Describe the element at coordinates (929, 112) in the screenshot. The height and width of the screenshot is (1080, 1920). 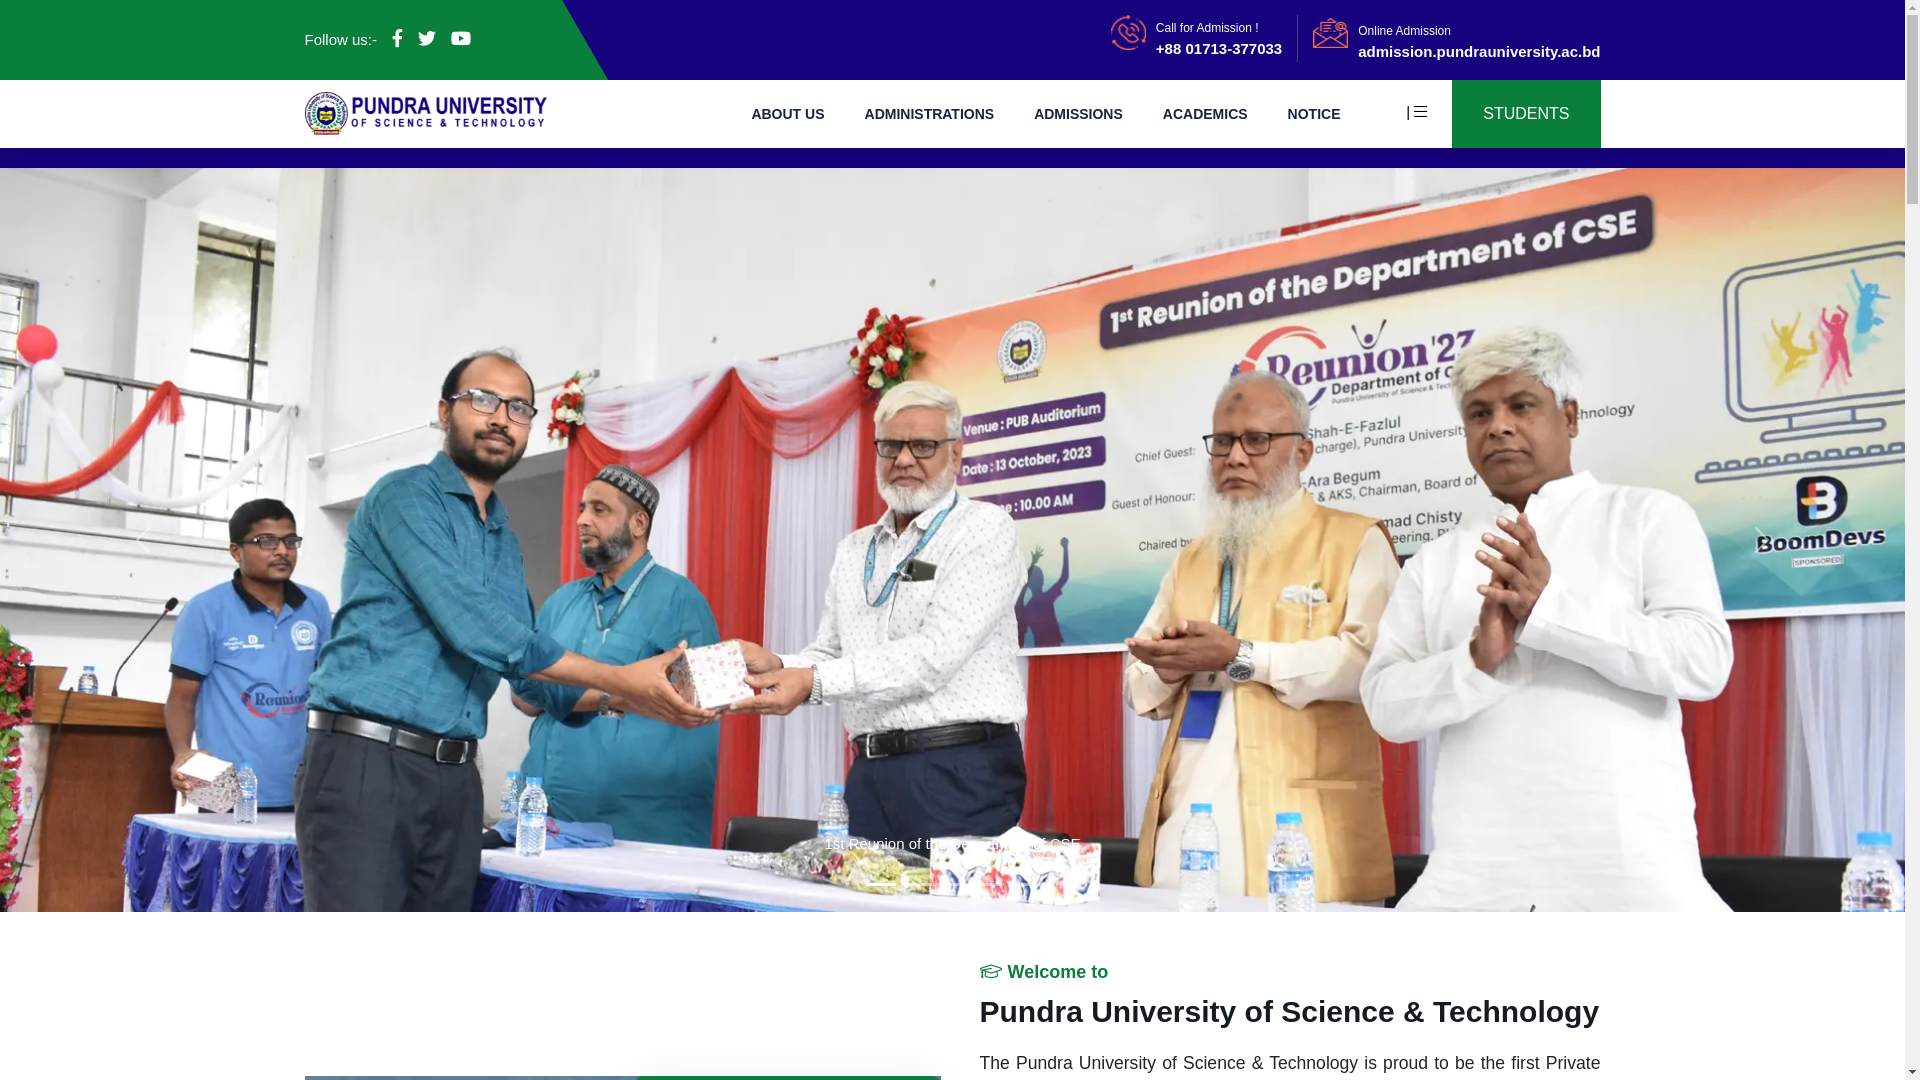
I see `'ADMINISTRATIONS'` at that location.